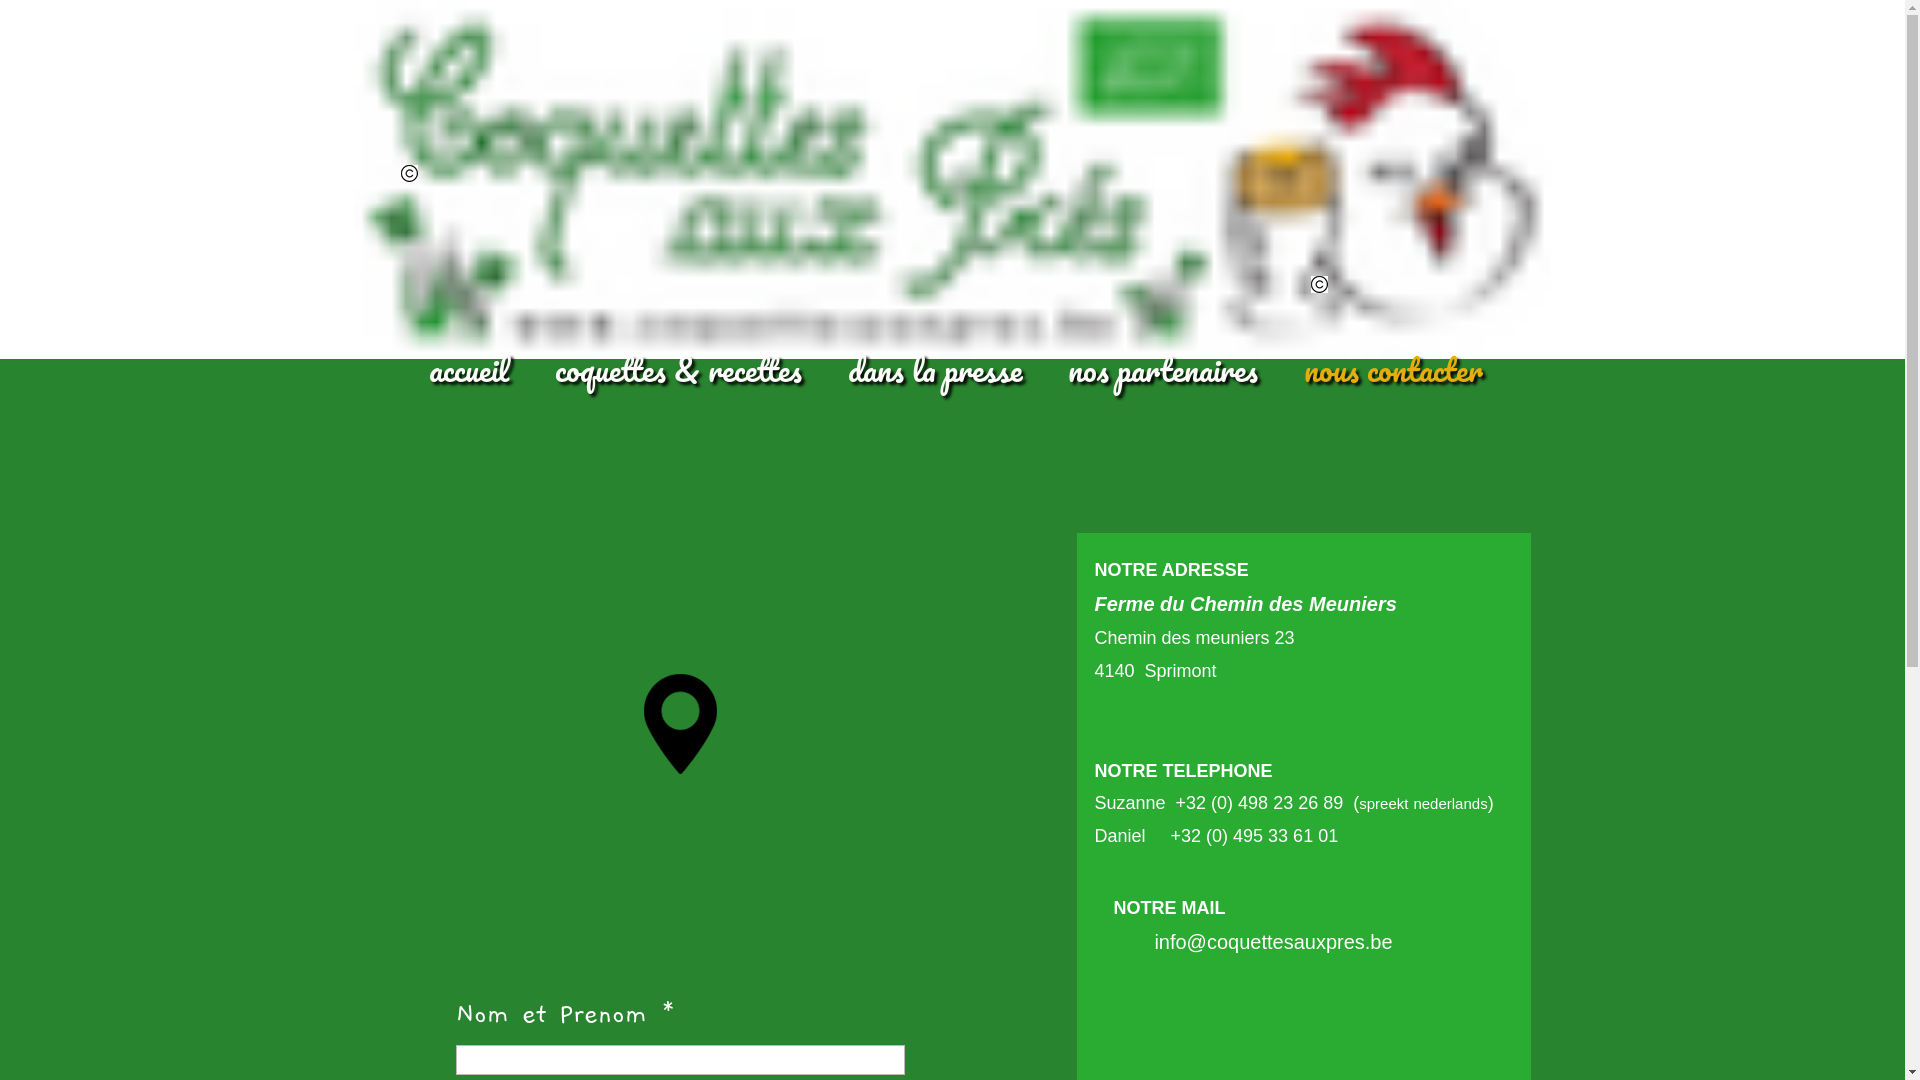  What do you see at coordinates (1271, 941) in the screenshot?
I see `'info@coquettesauxpres.be'` at bounding box center [1271, 941].